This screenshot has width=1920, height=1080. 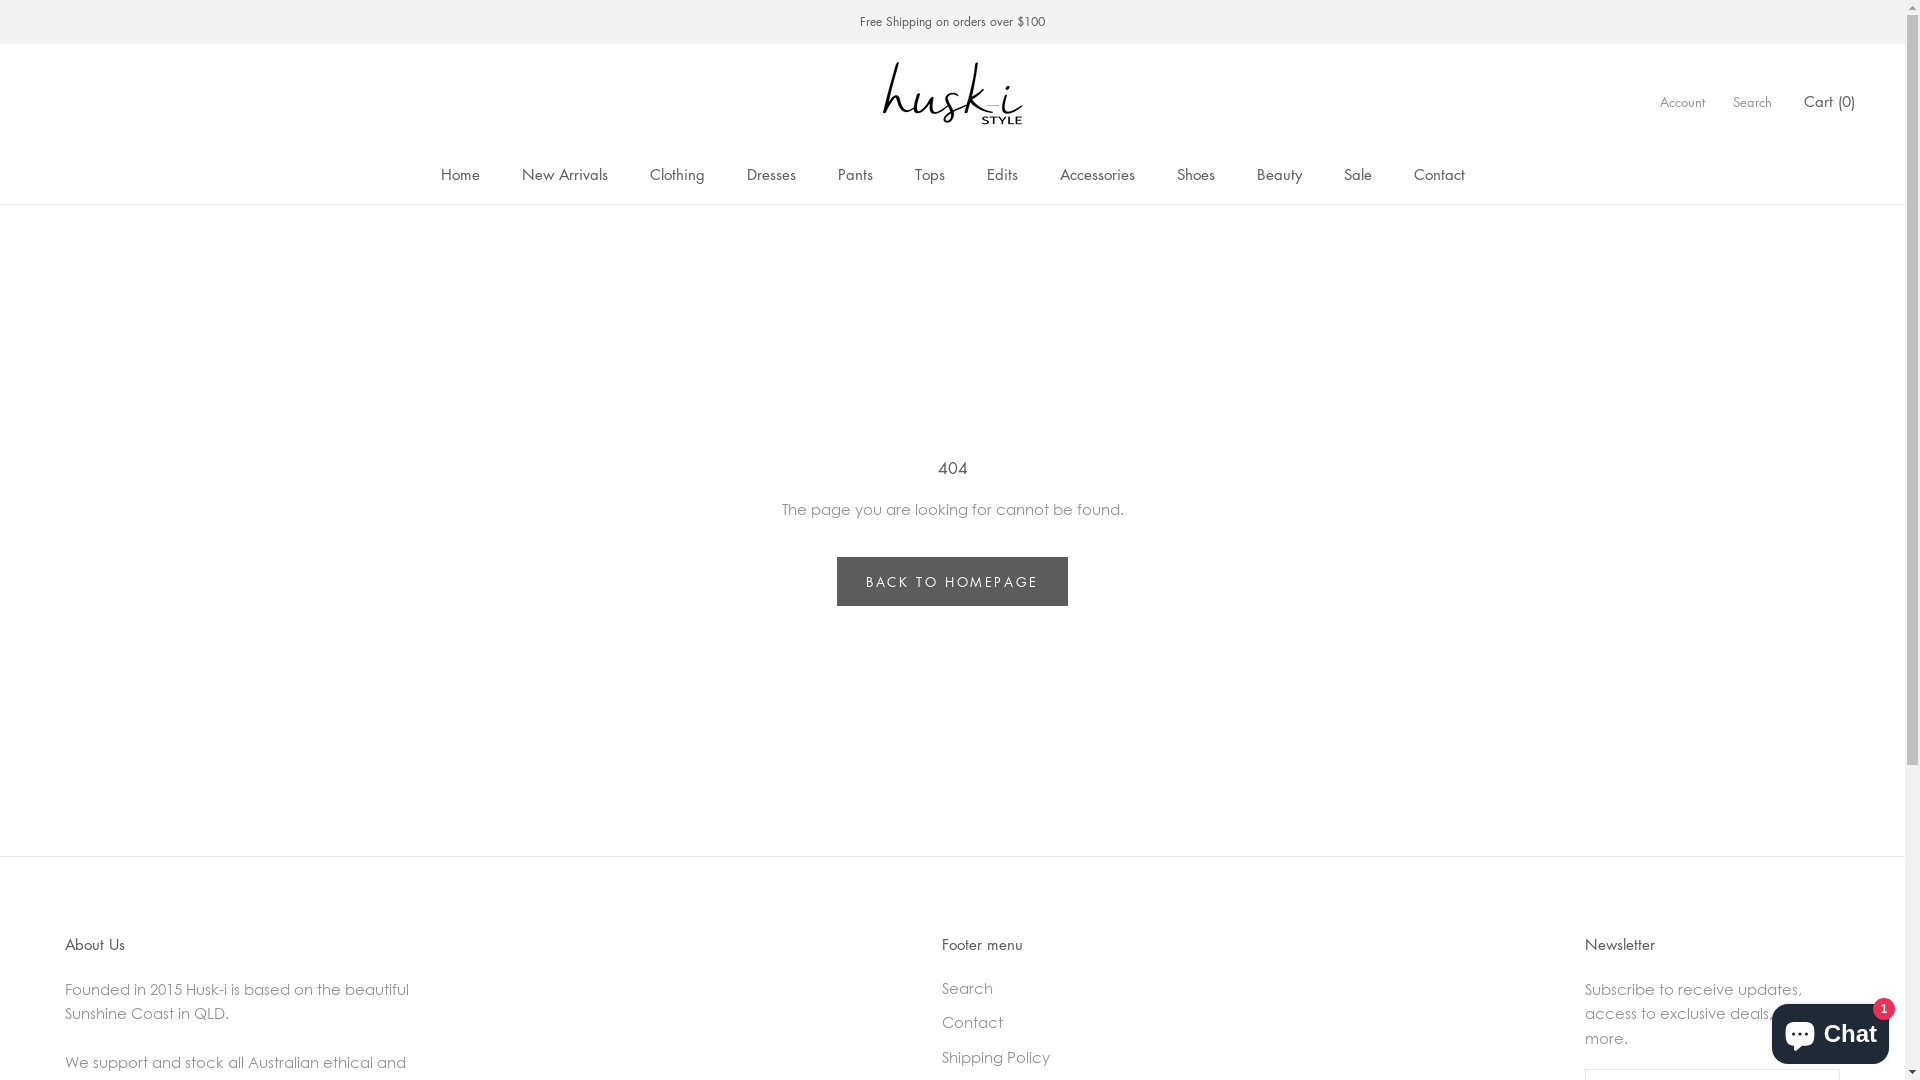 I want to click on 'Sale, so click(x=1358, y=172).